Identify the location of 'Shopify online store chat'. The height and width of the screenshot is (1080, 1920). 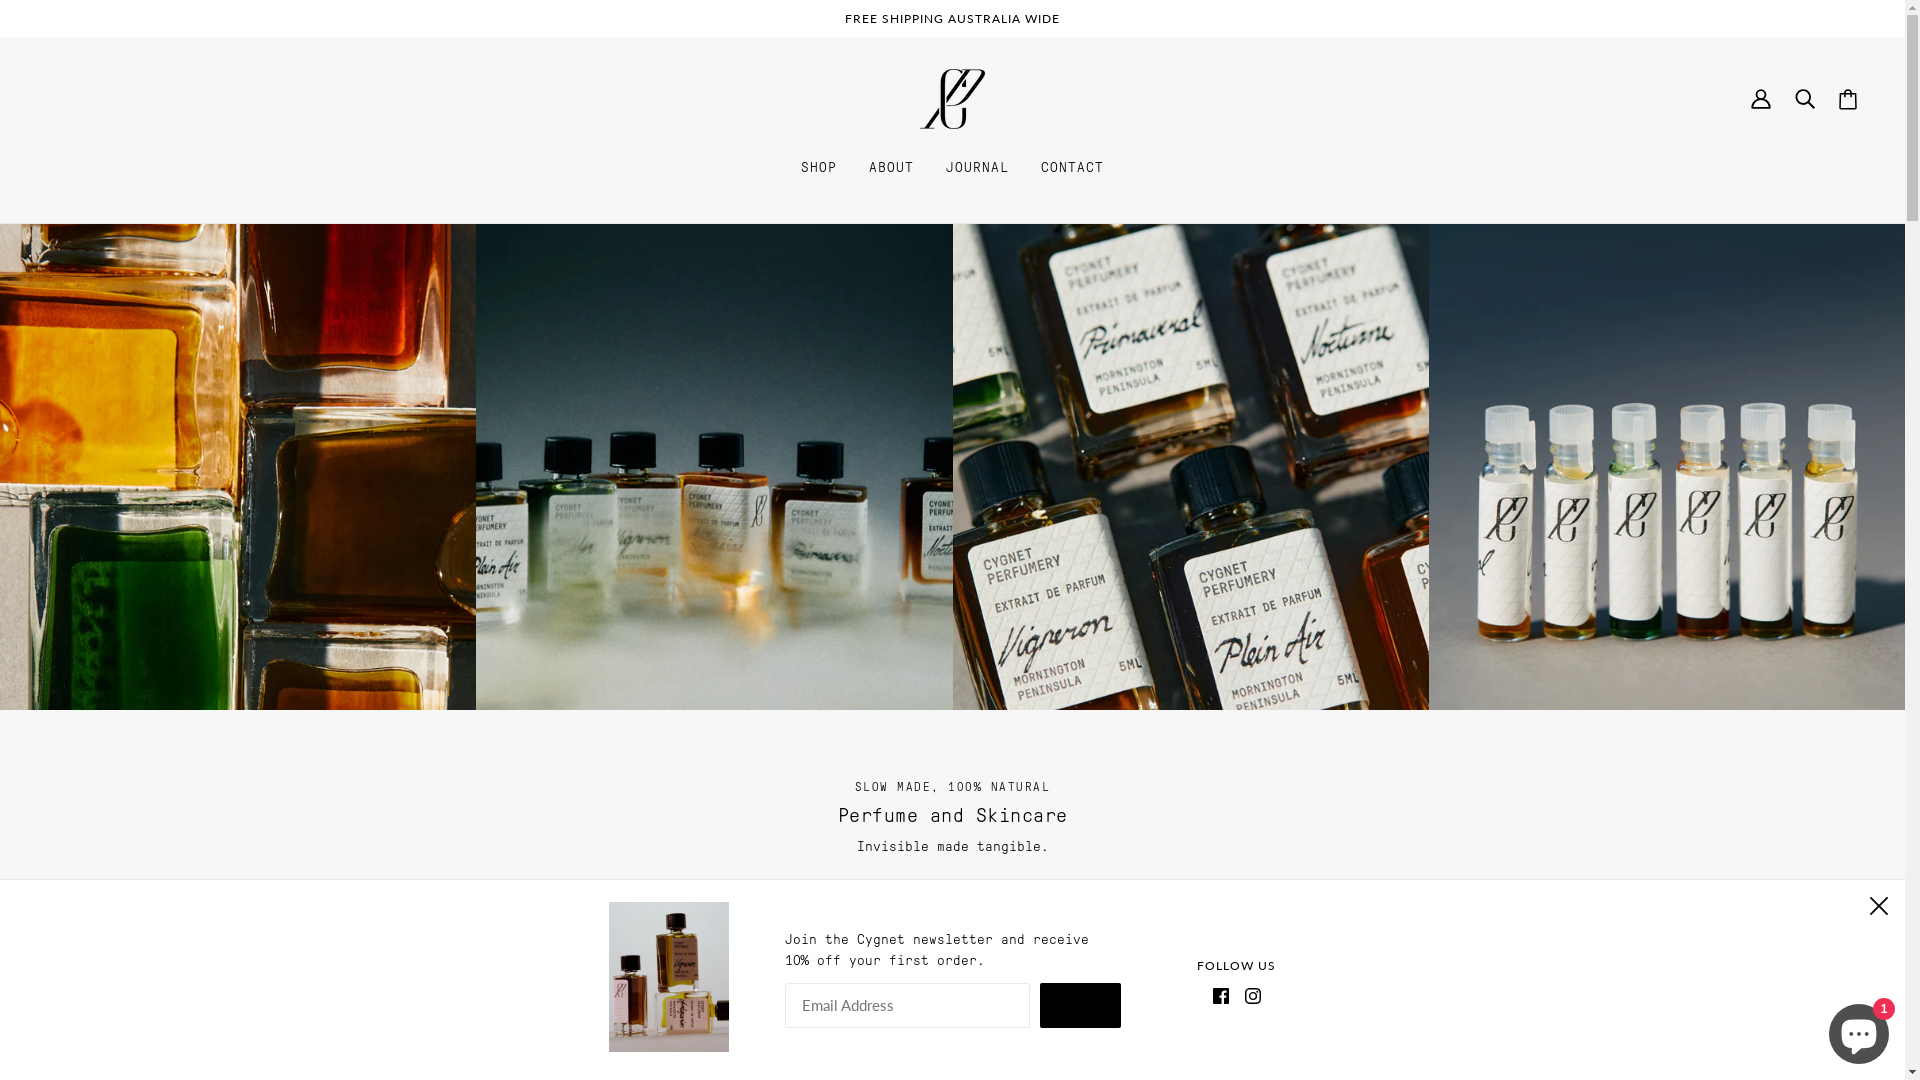
(1857, 1029).